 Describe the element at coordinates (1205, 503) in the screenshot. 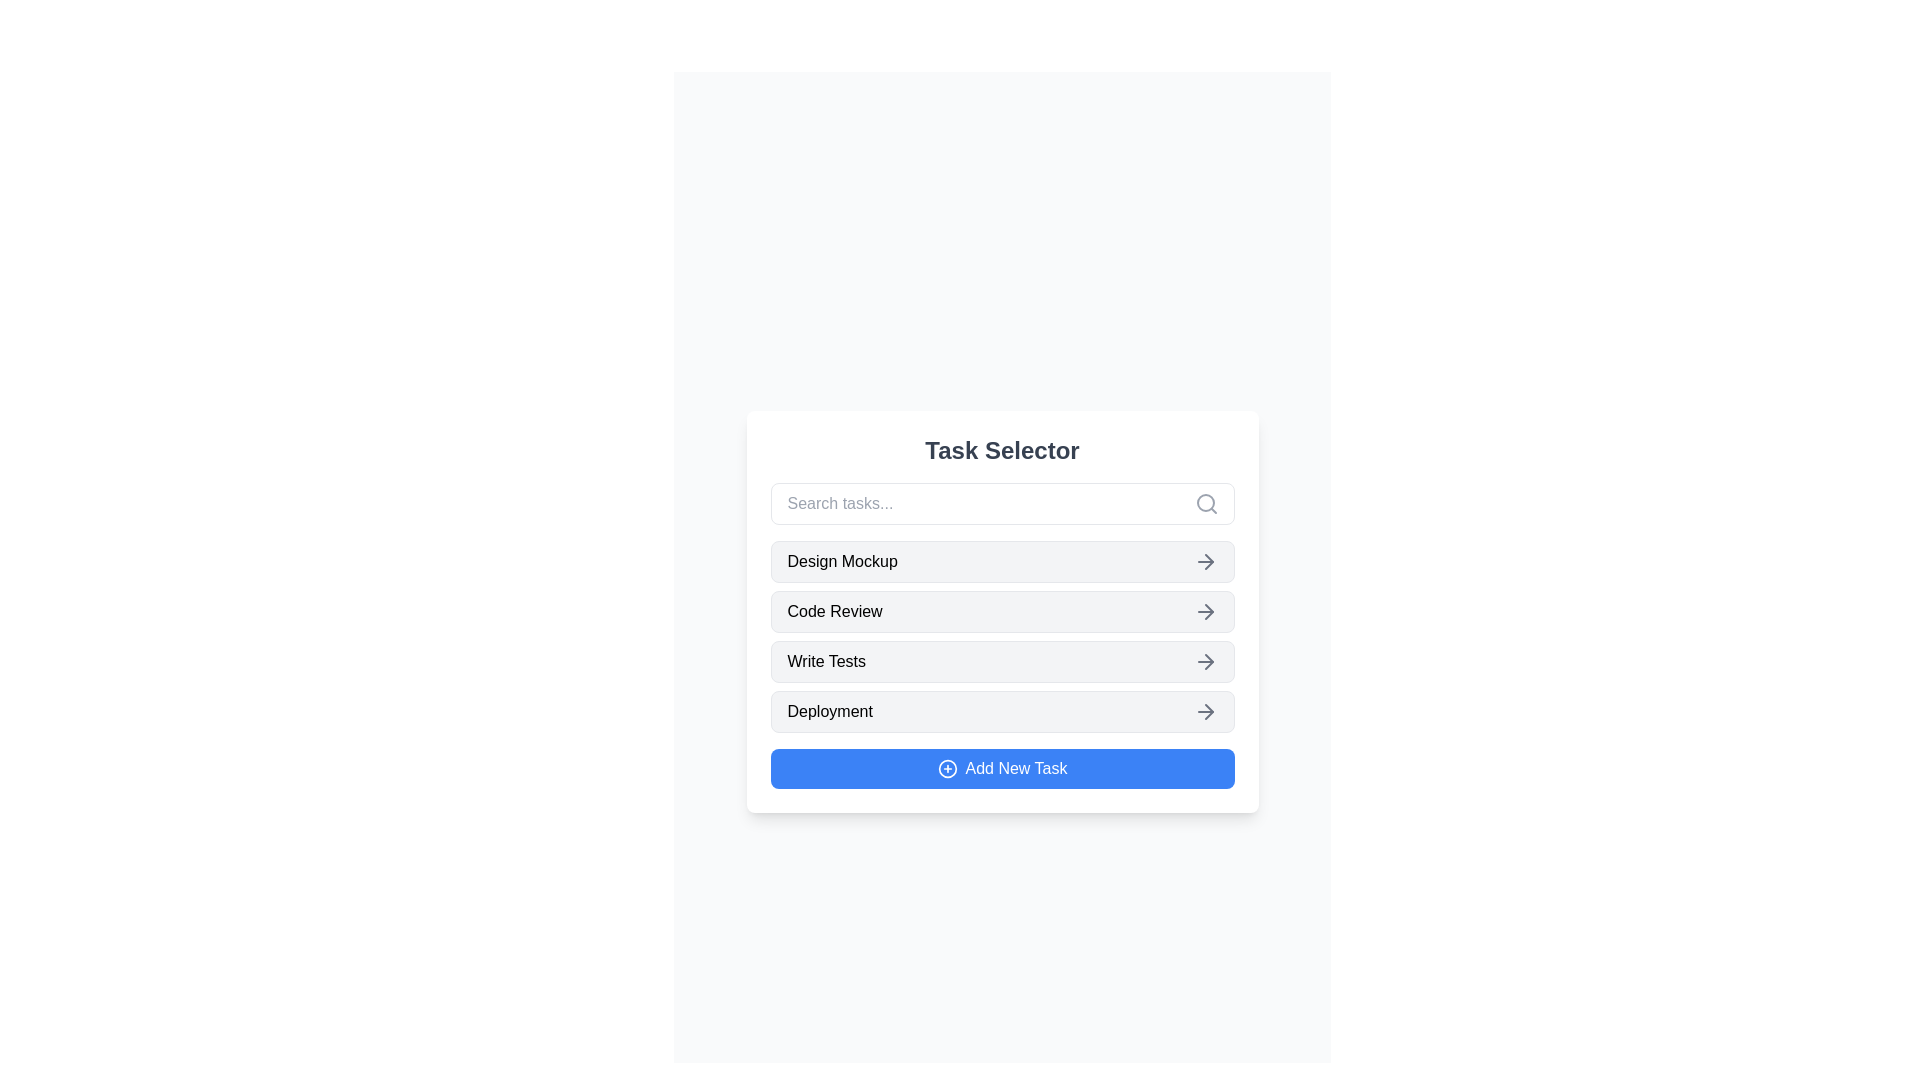

I see `the icon located at the far right inside the search bar input field, which serves as a visual cue for the search functionality` at that location.